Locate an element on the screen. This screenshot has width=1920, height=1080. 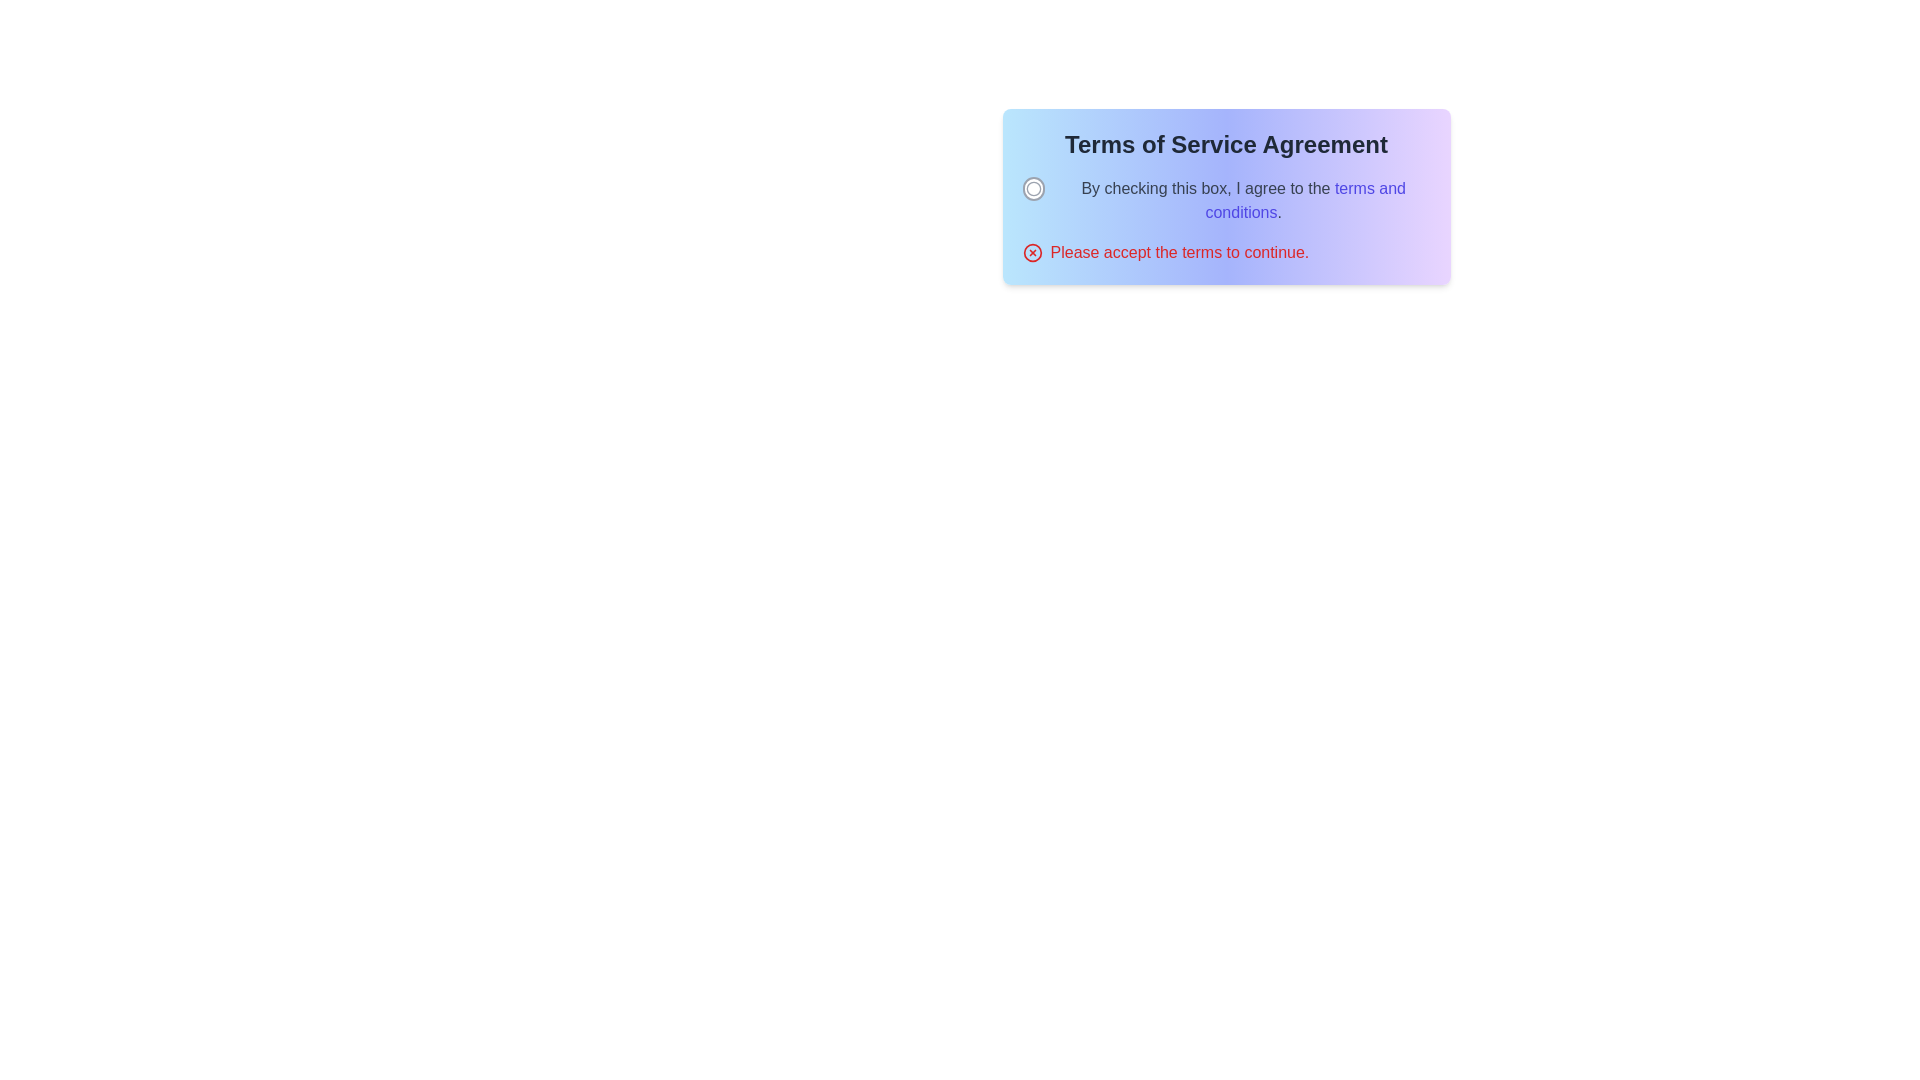
the checkbox located next to the text 'By checking this box, I agree to the terms and conditions.' for potential tooltip or visual feedback is located at coordinates (1033, 189).